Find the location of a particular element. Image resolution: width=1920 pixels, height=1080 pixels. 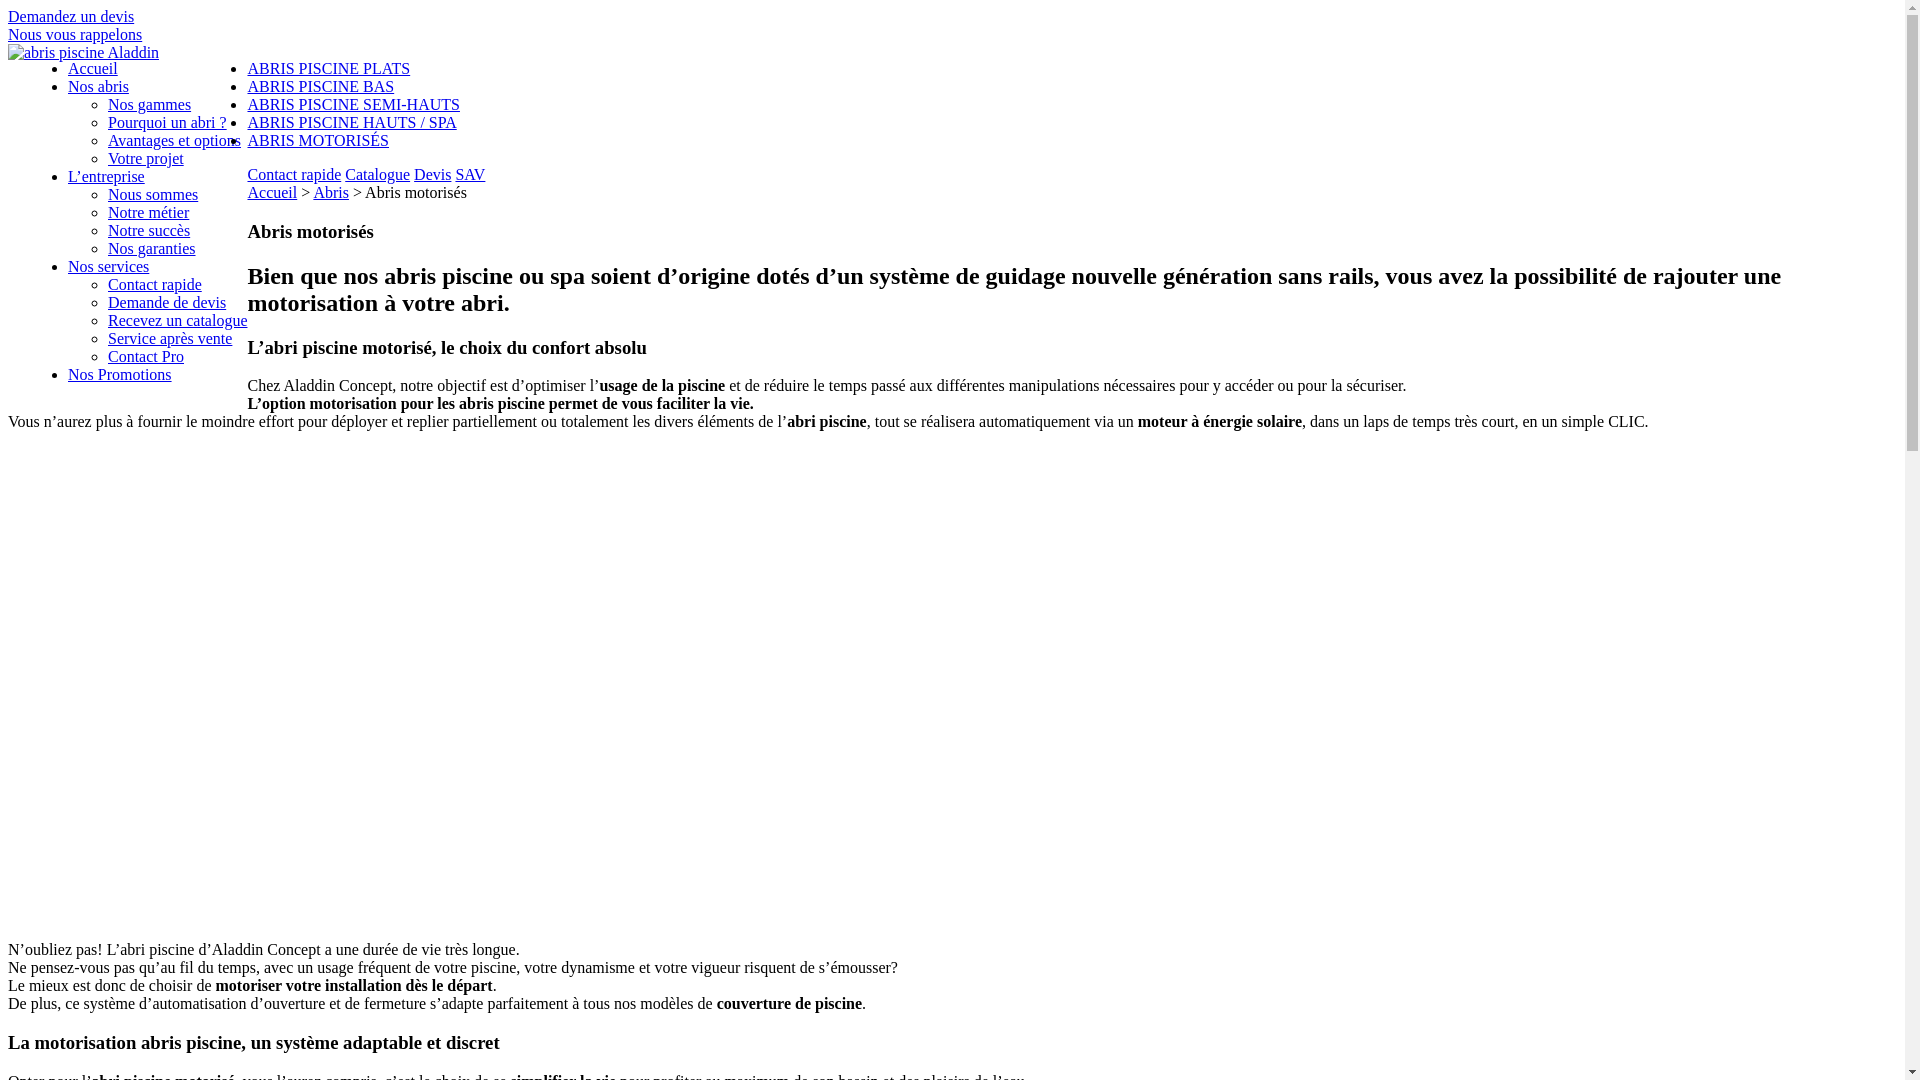

'Abris' is located at coordinates (331, 192).